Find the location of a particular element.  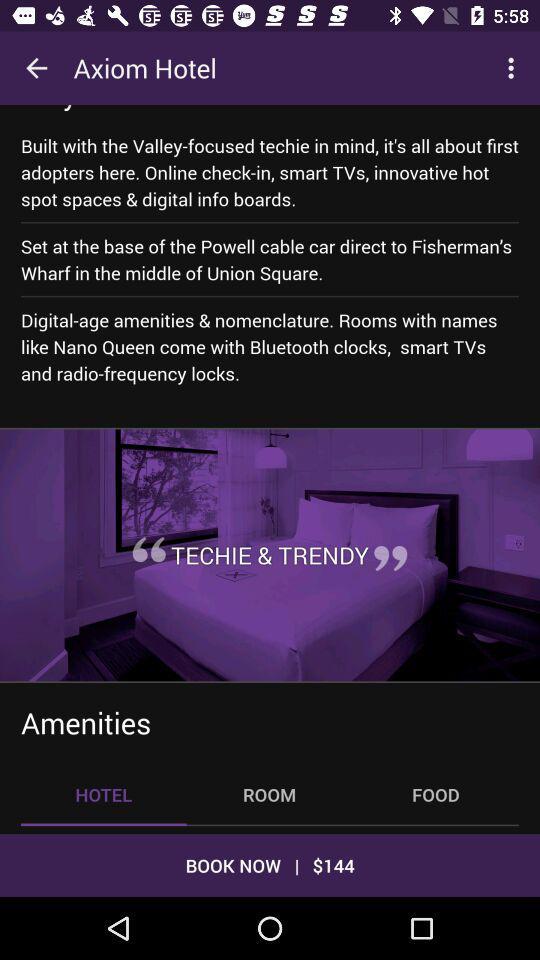

the book now   |   $144 item is located at coordinates (270, 864).